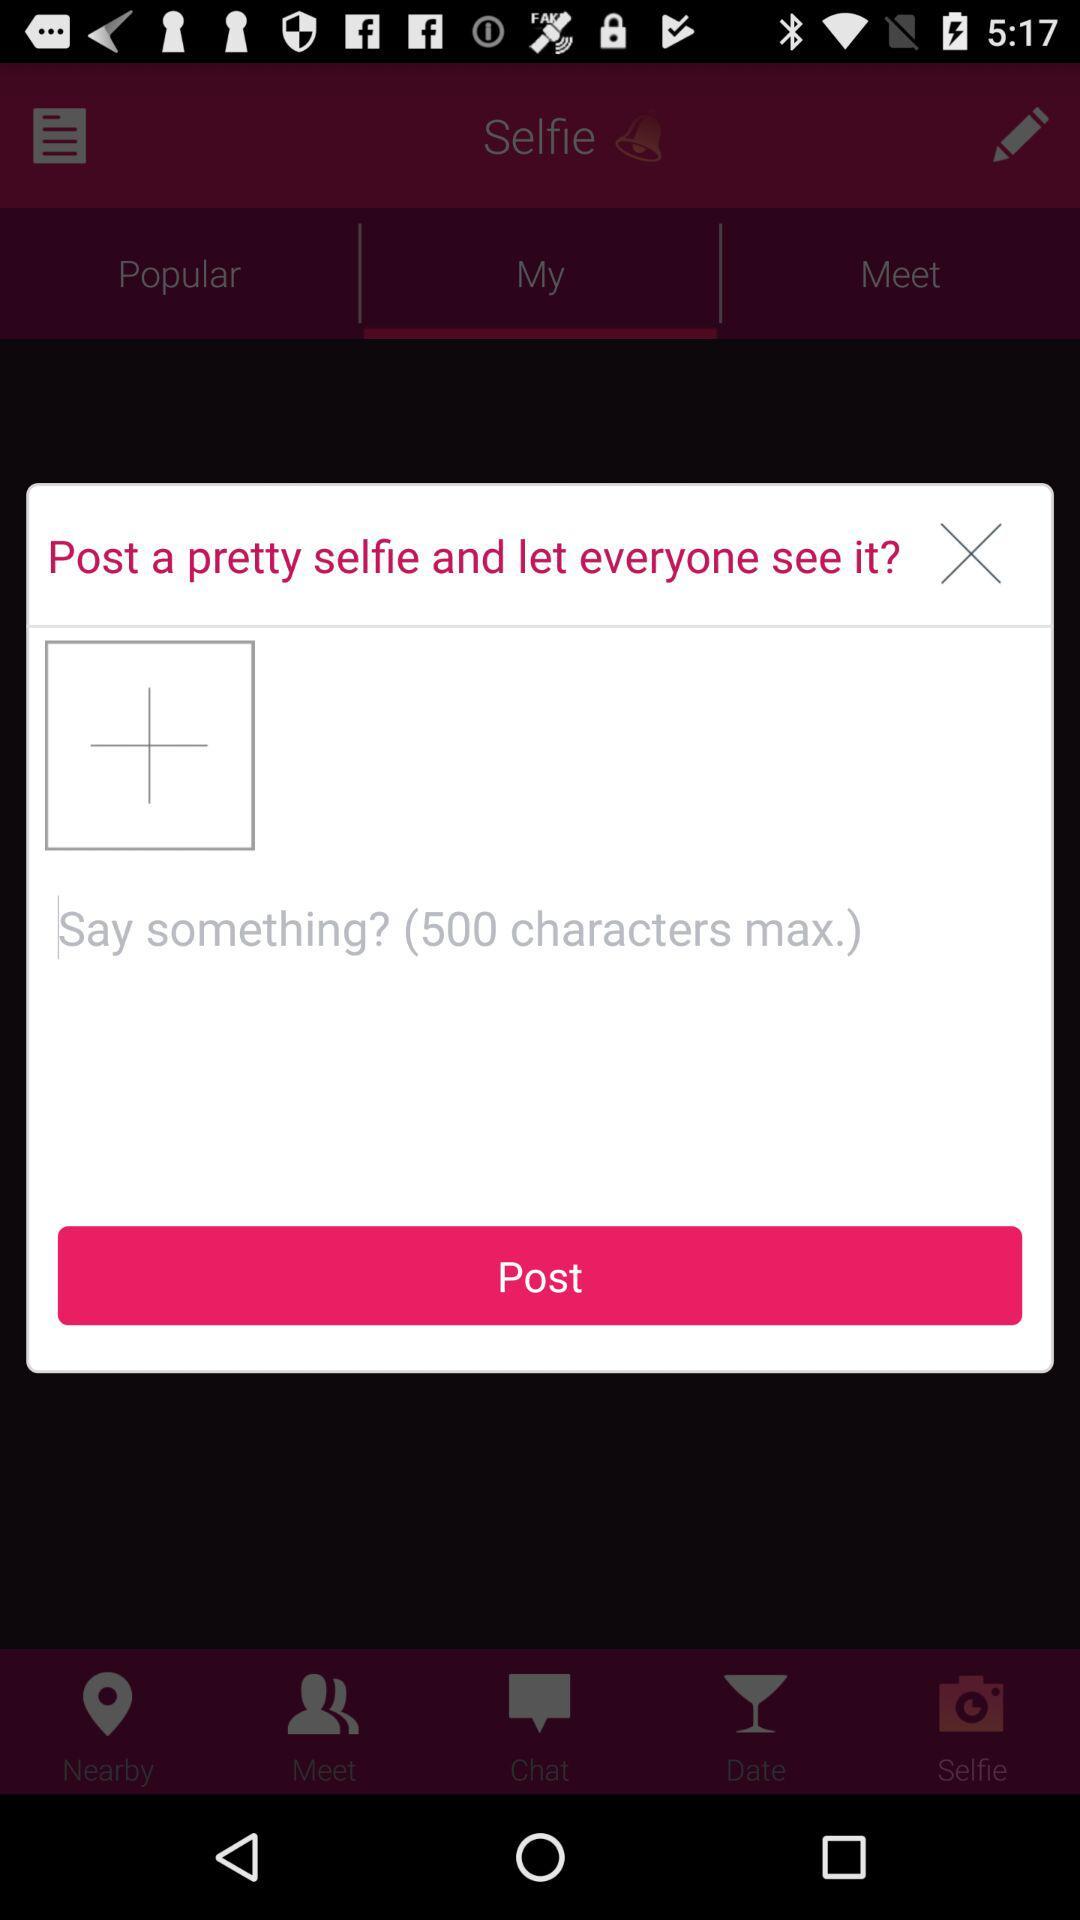  What do you see at coordinates (149, 744) in the screenshot?
I see `button` at bounding box center [149, 744].